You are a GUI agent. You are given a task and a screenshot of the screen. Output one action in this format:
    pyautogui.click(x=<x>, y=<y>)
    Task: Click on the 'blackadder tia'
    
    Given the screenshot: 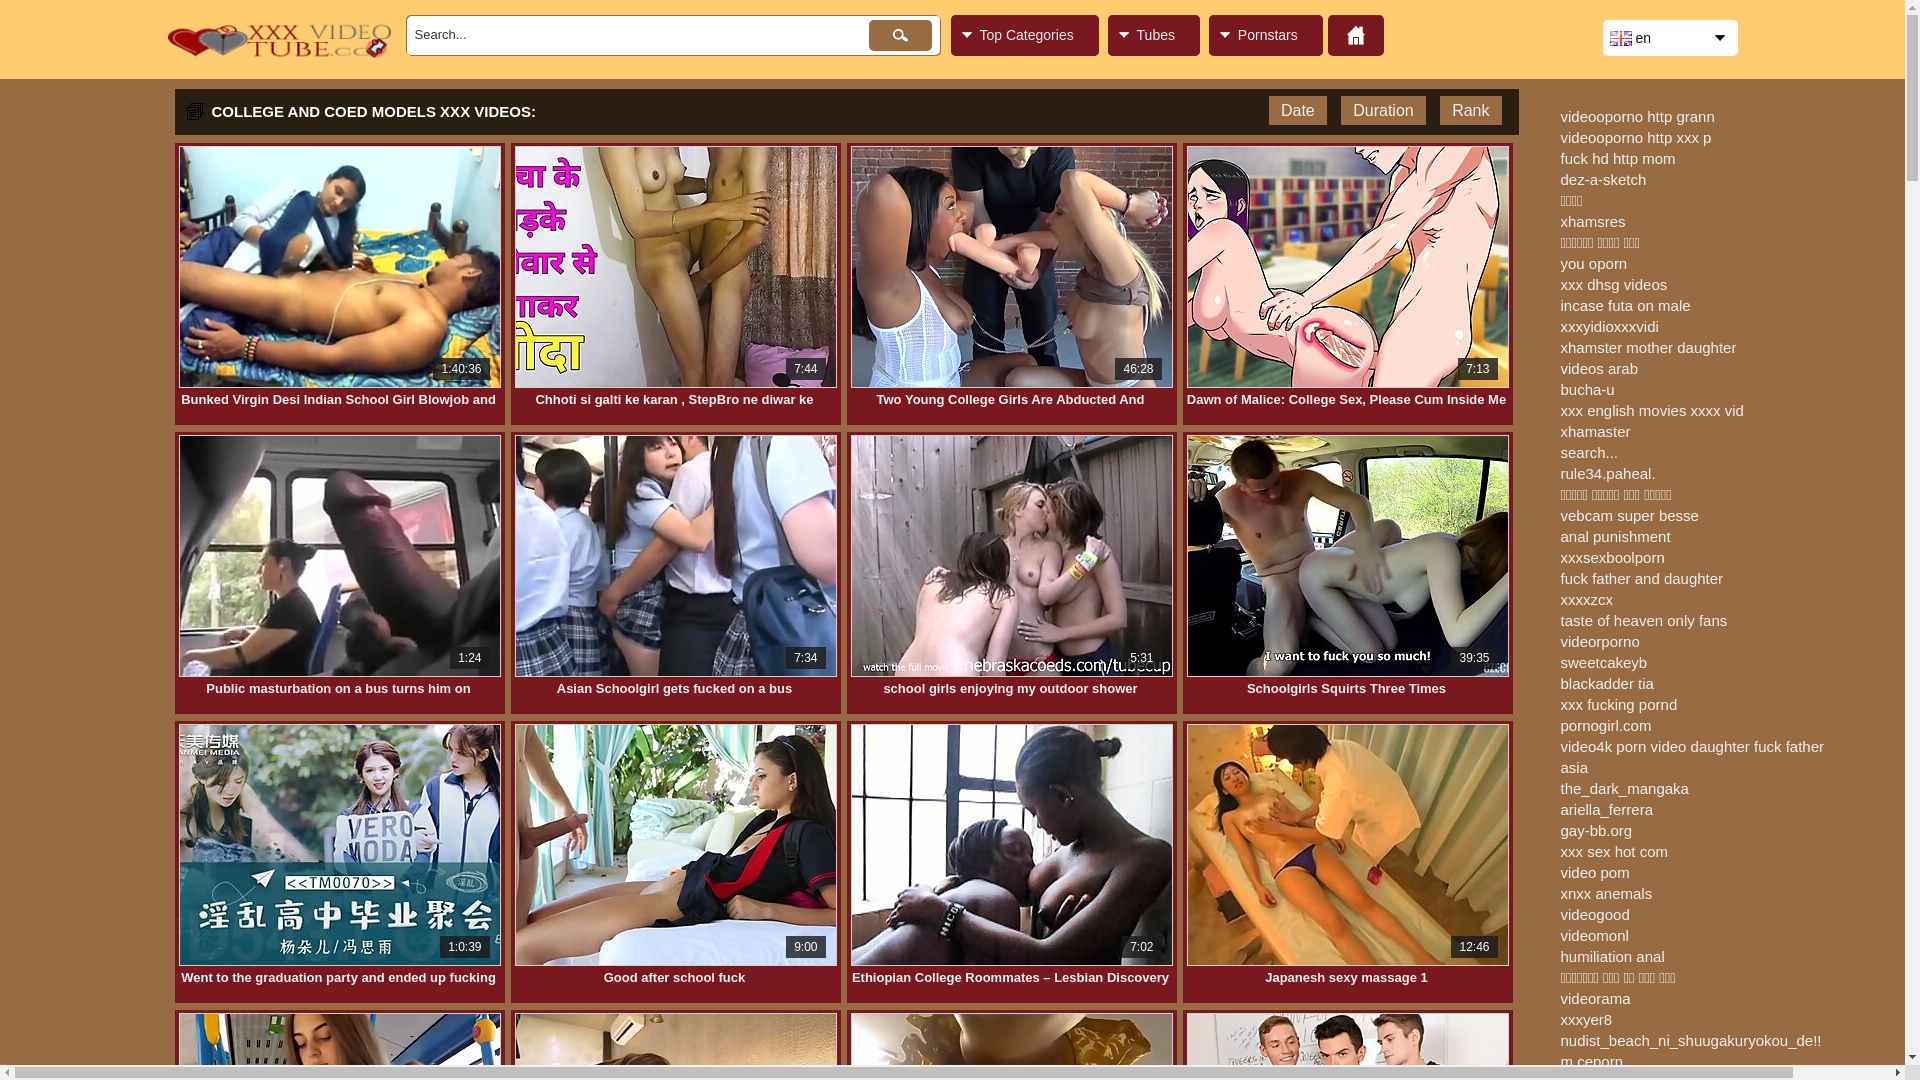 What is the action you would take?
    pyautogui.click(x=1606, y=682)
    